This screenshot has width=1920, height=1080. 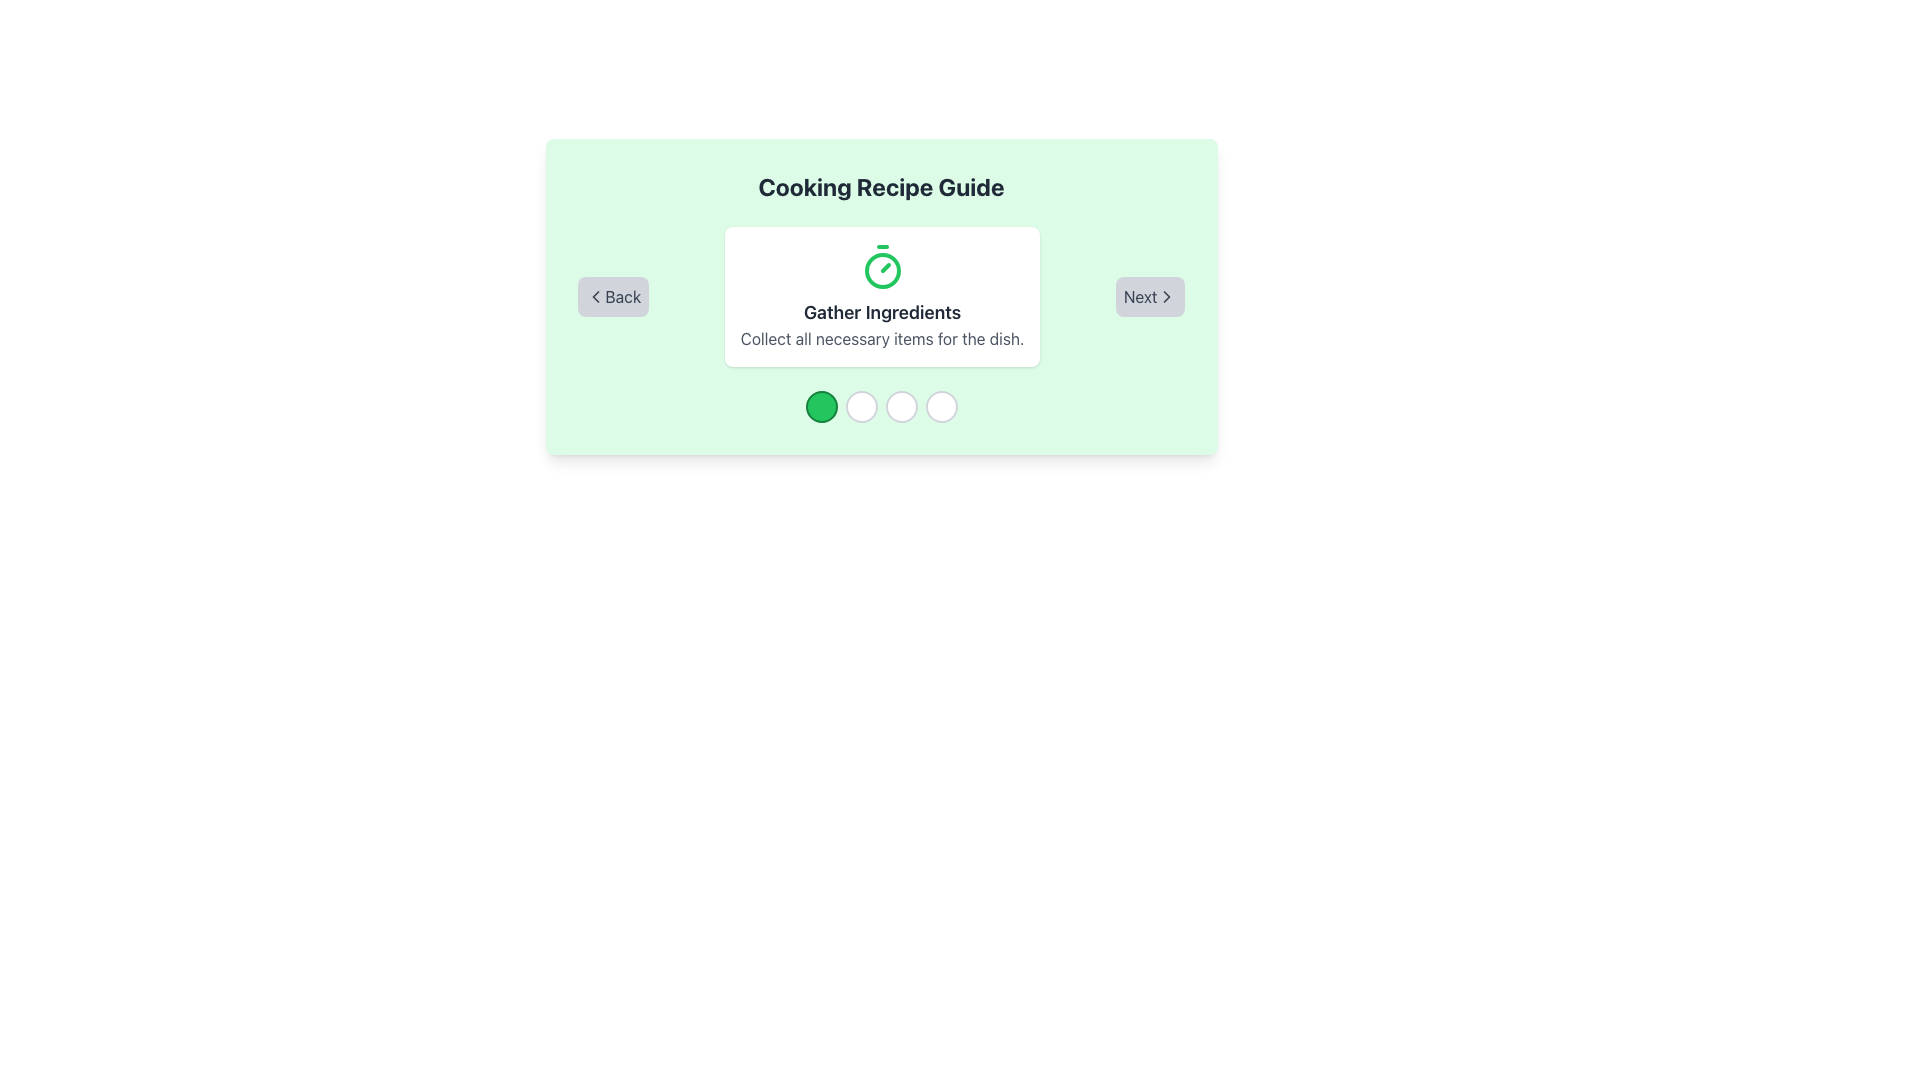 I want to click on the descriptive text label providing instructions for the 'Gather Ingredients' step, which is located at the lower portion of a white card, so click(x=881, y=338).